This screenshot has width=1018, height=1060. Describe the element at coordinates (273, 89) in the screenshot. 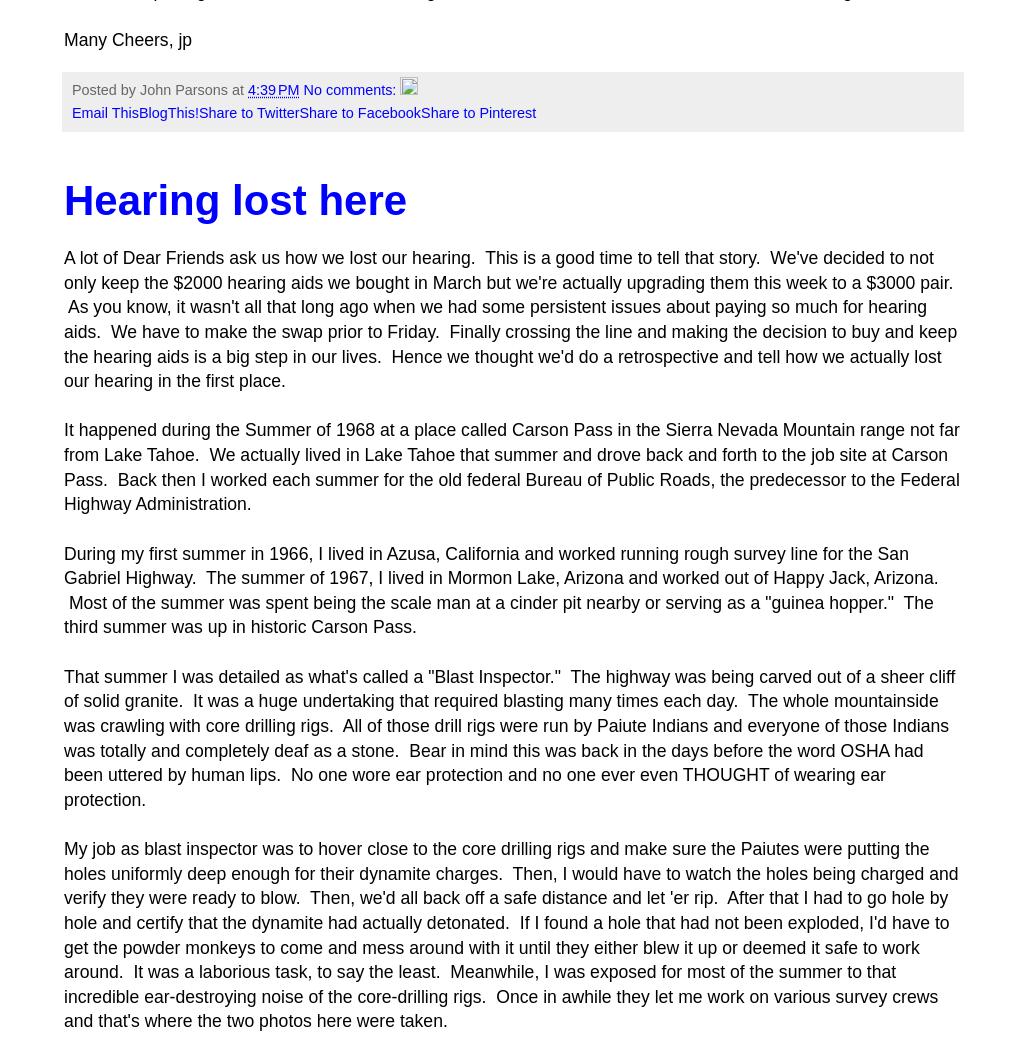

I see `'4:39 PM'` at that location.